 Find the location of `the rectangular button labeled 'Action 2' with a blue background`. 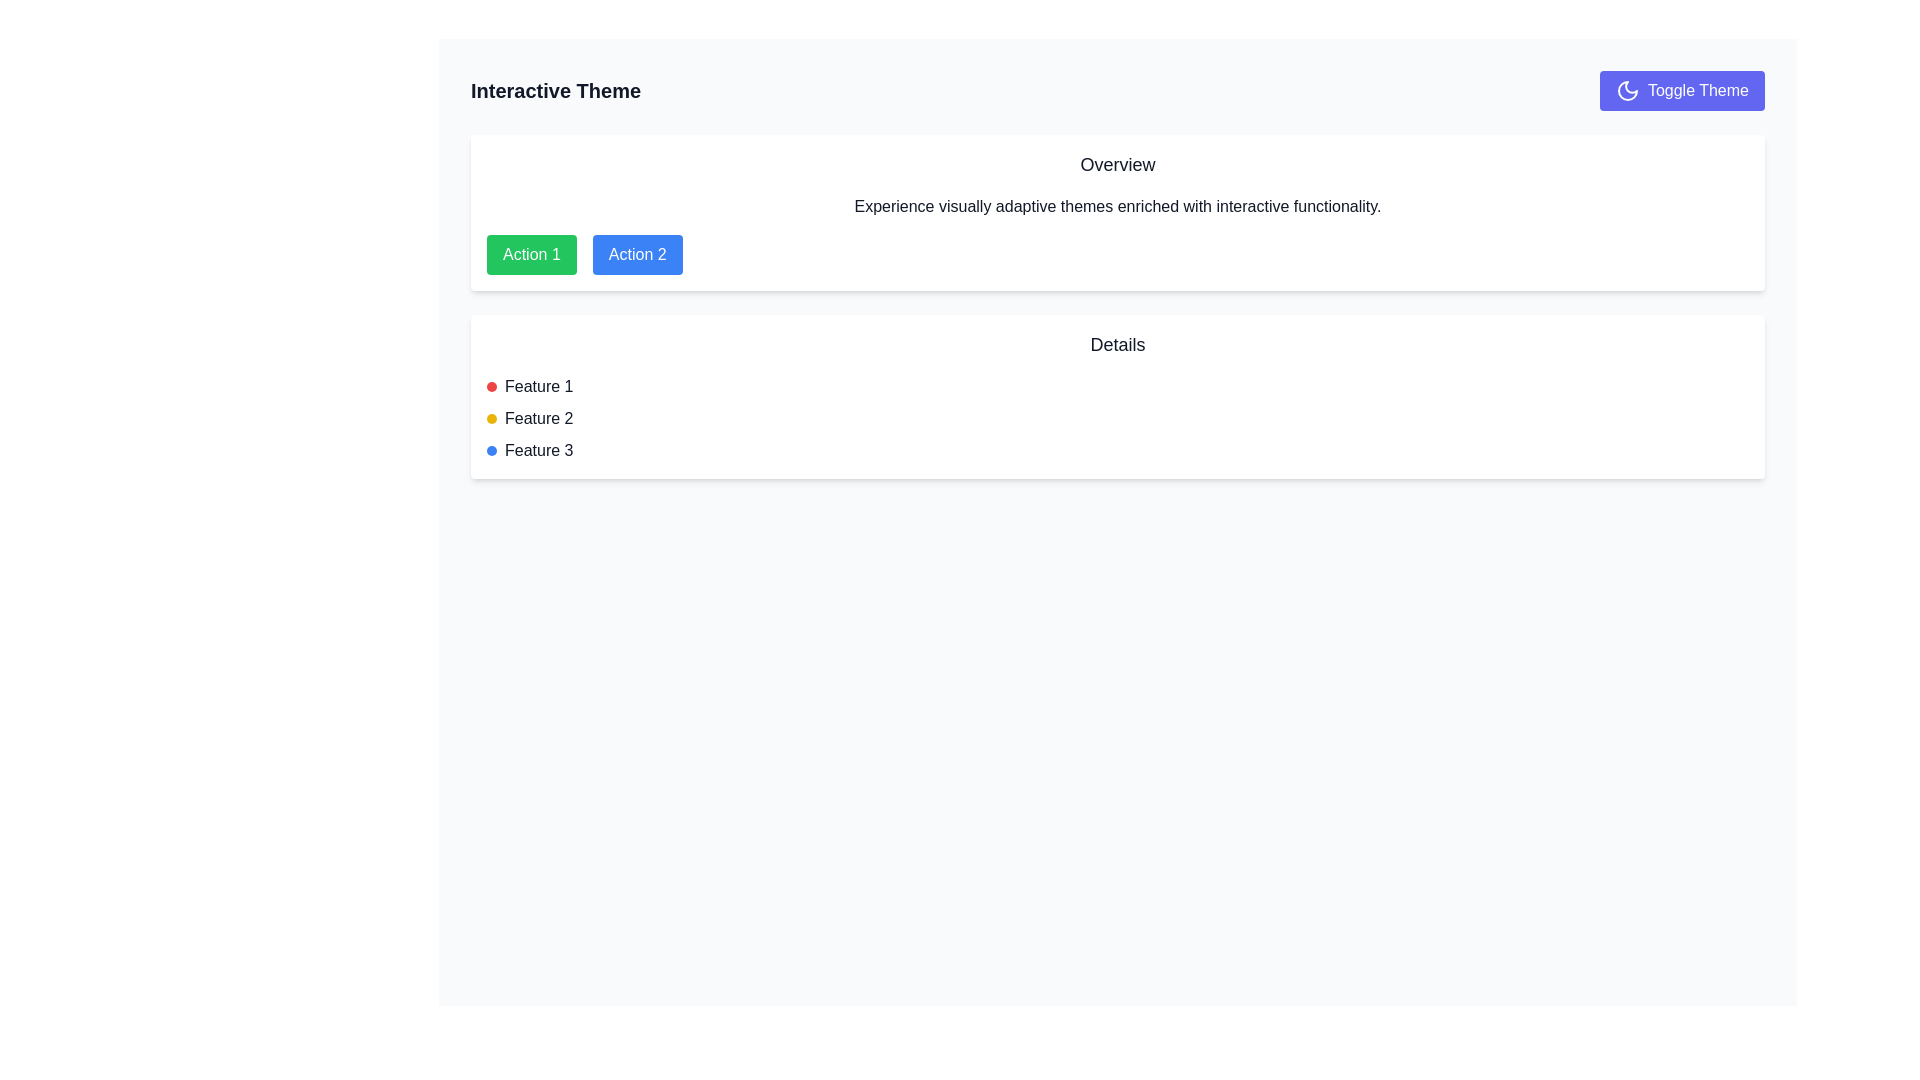

the rectangular button labeled 'Action 2' with a blue background is located at coordinates (636, 253).